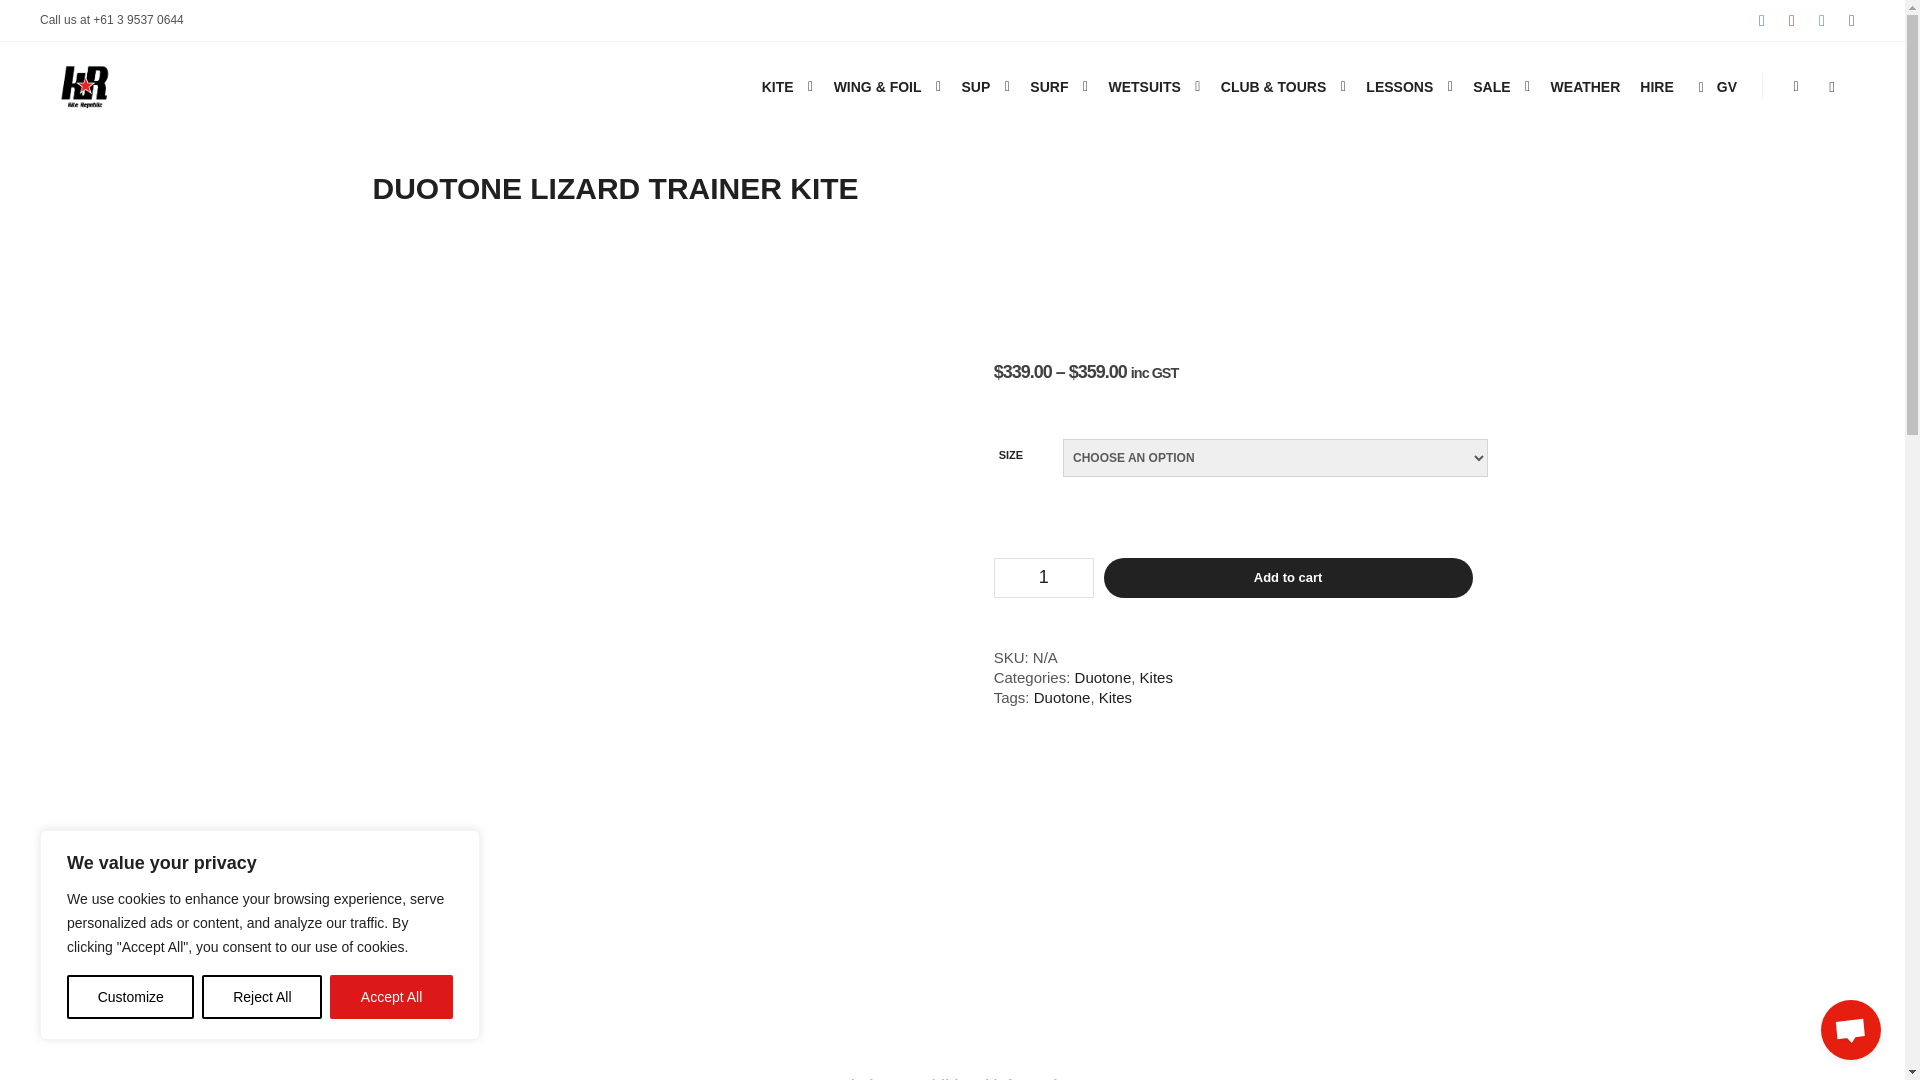 This screenshot has width=1920, height=1080. Describe the element at coordinates (261, 996) in the screenshot. I see `'Reject All'` at that location.